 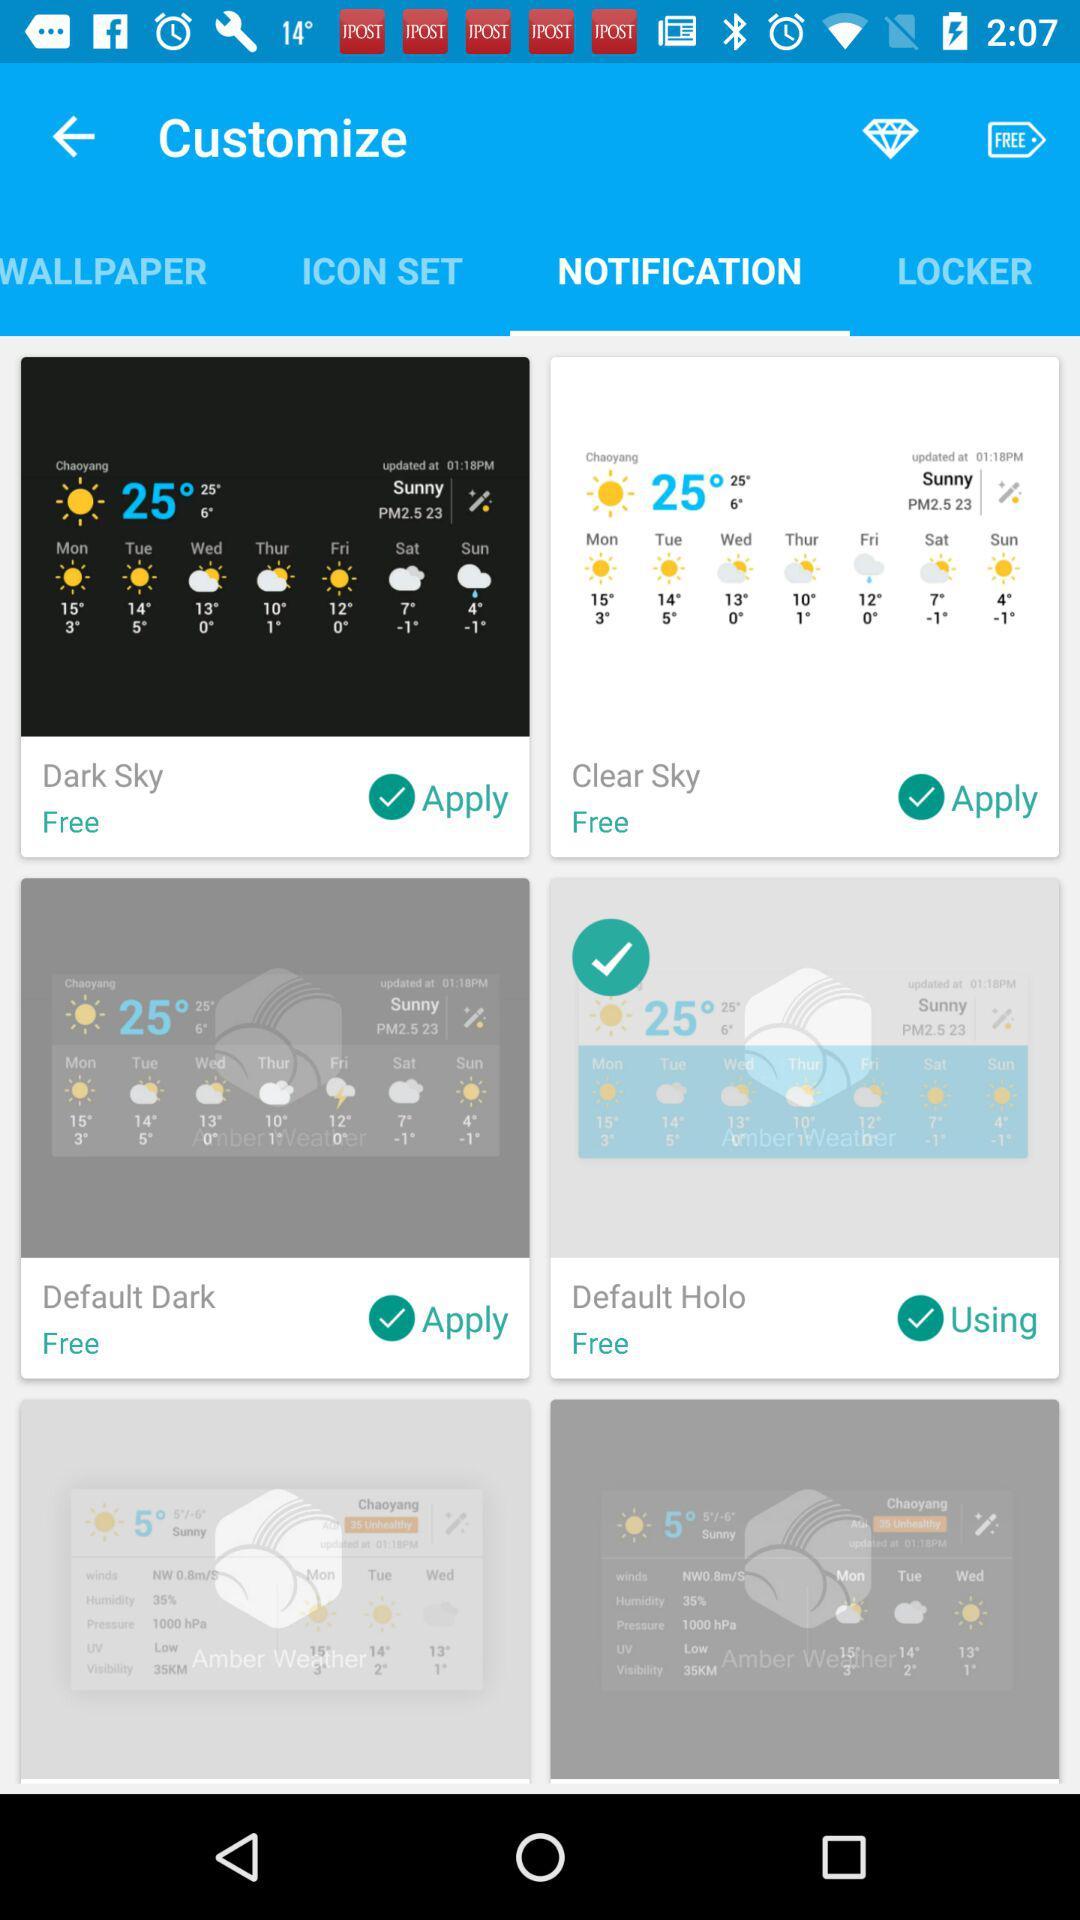 I want to click on icon set below customize, so click(x=381, y=269).